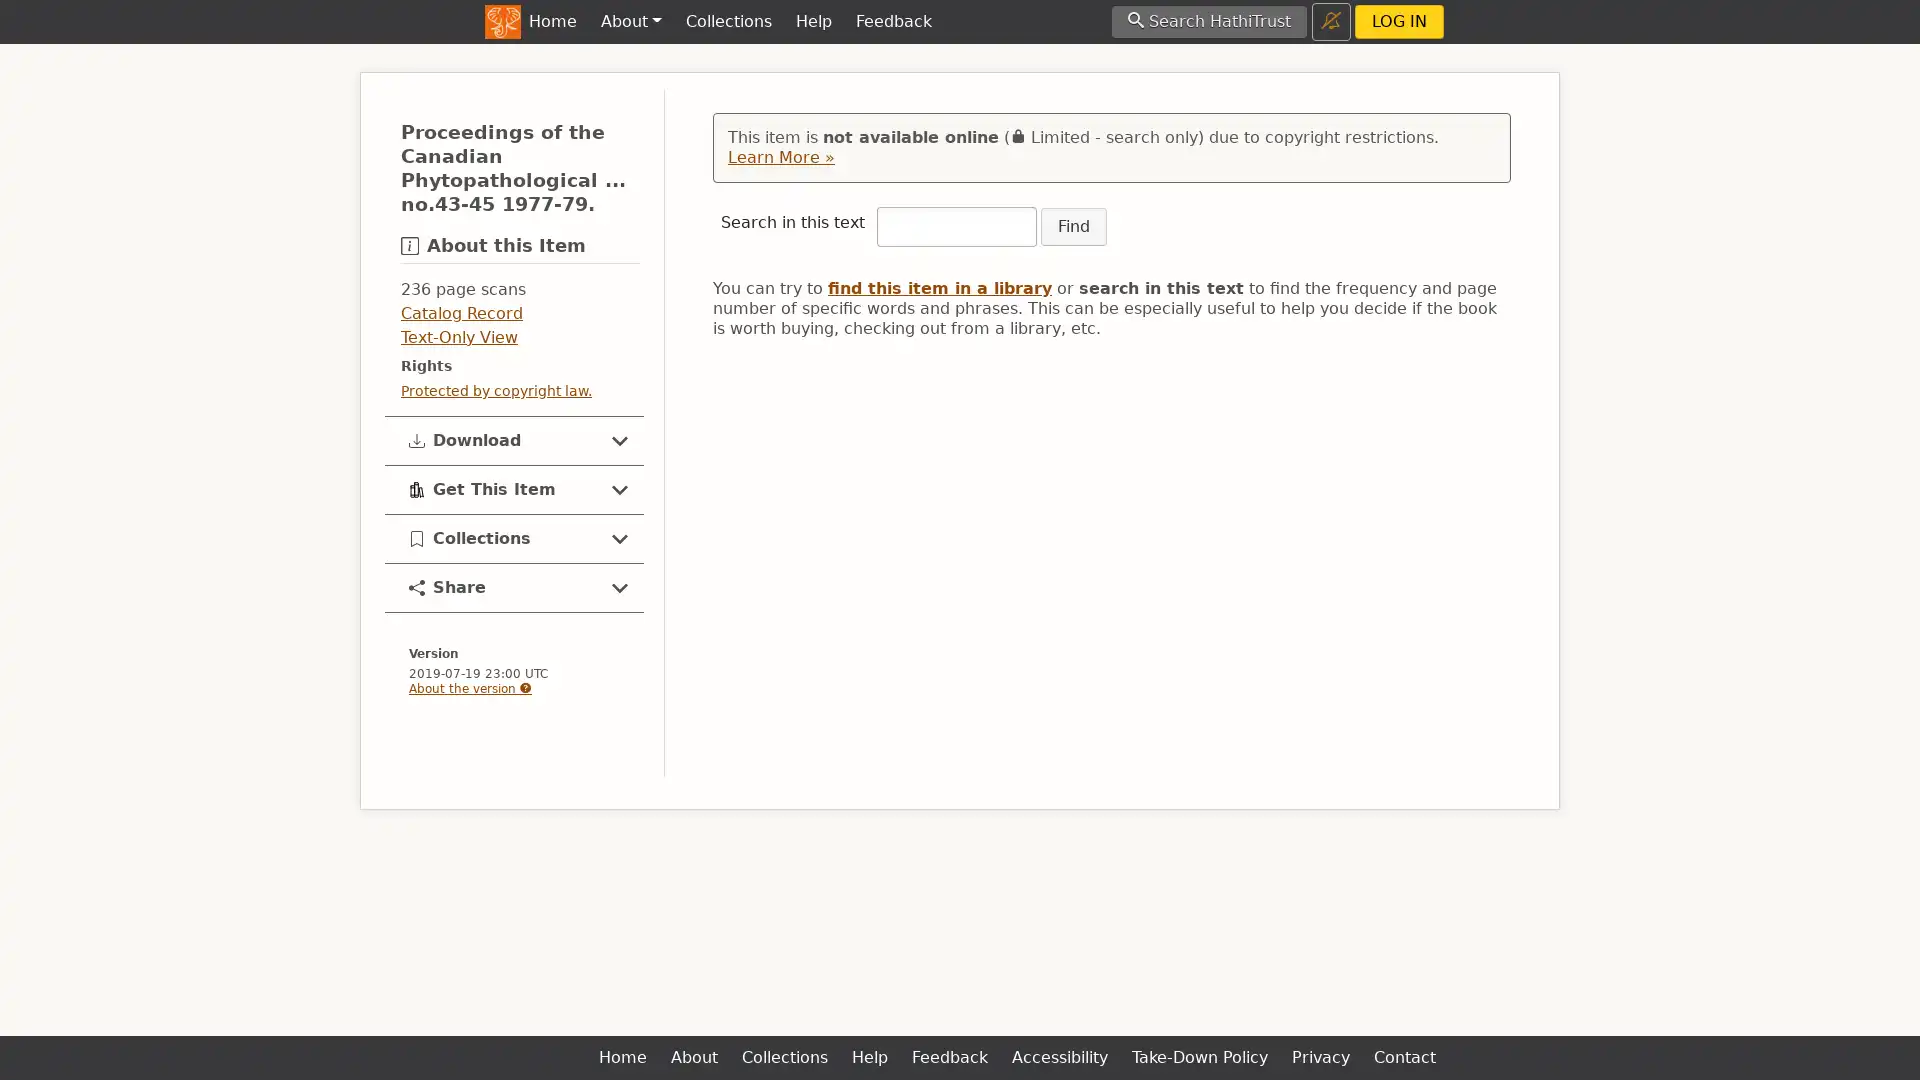  Describe the element at coordinates (1073, 226) in the screenshot. I see `Find` at that location.